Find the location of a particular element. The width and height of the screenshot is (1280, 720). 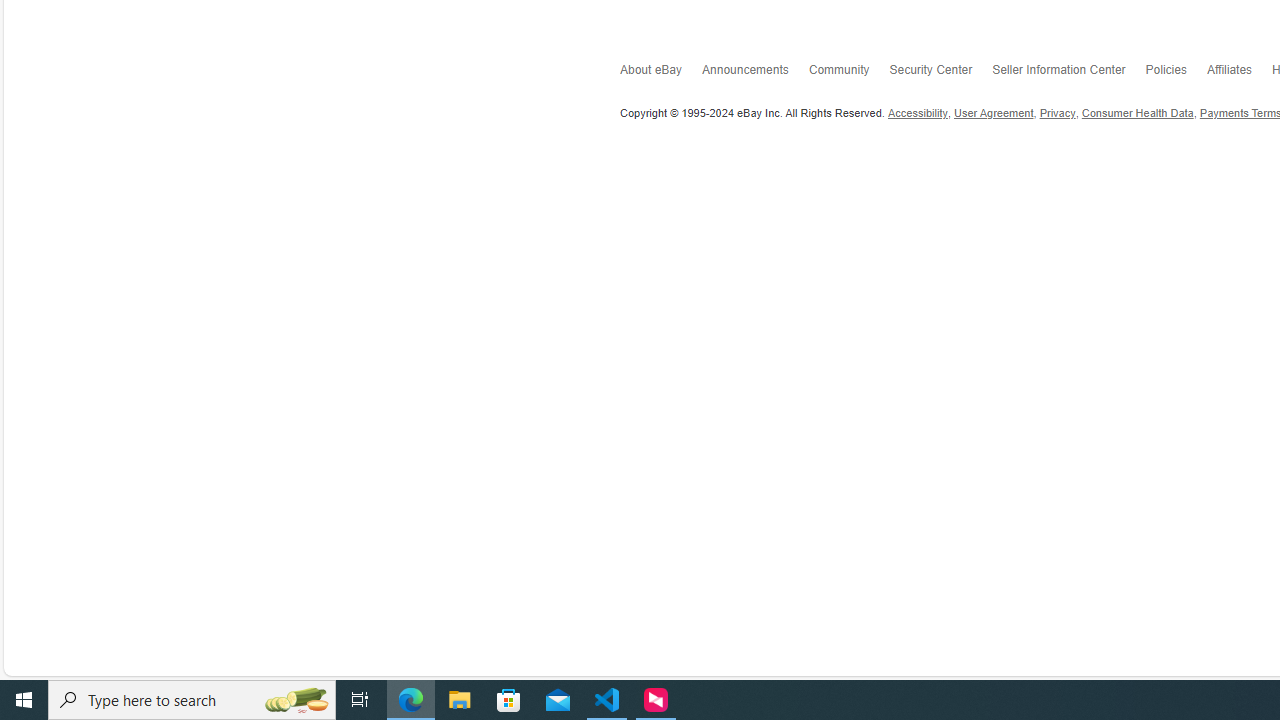

'Affiliates' is located at coordinates (1238, 73).